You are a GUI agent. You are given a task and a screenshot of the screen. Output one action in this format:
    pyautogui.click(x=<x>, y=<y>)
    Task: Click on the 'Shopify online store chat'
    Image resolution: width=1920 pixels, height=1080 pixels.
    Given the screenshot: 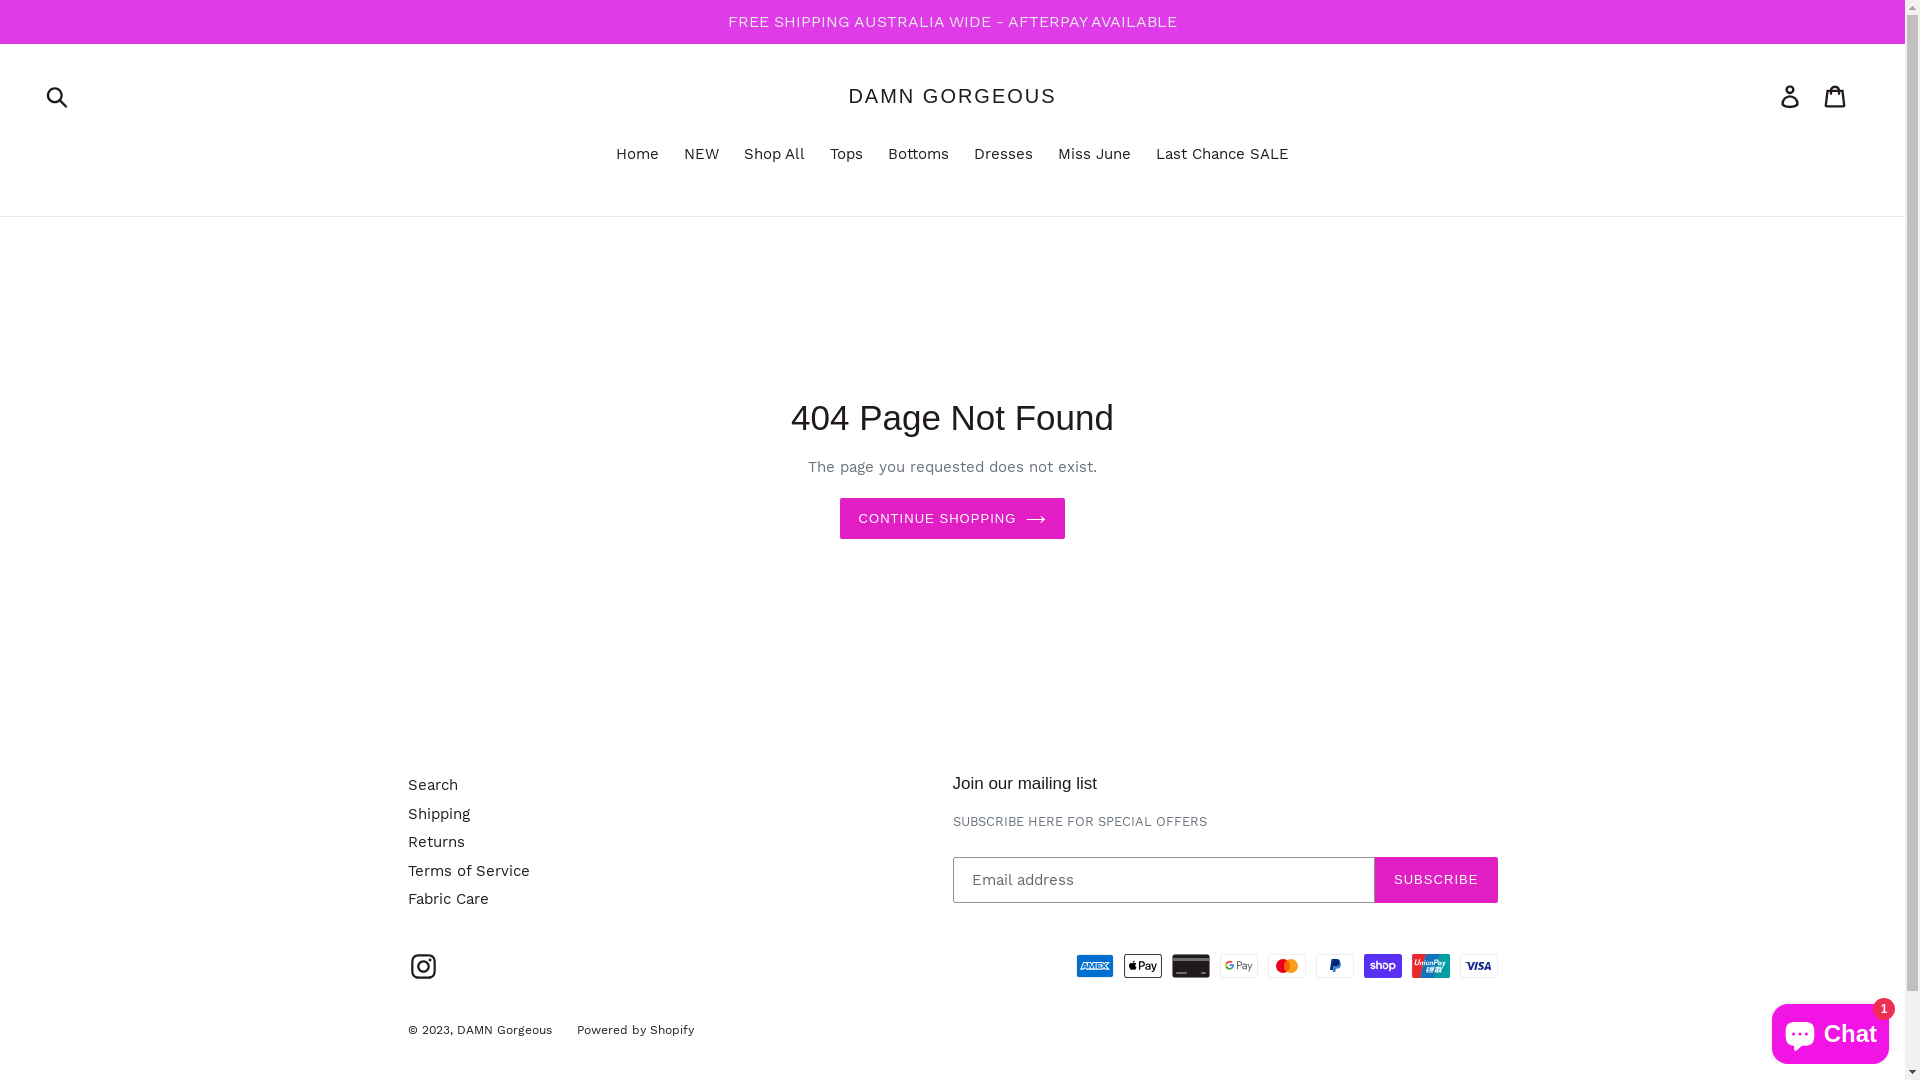 What is the action you would take?
    pyautogui.click(x=1830, y=1029)
    